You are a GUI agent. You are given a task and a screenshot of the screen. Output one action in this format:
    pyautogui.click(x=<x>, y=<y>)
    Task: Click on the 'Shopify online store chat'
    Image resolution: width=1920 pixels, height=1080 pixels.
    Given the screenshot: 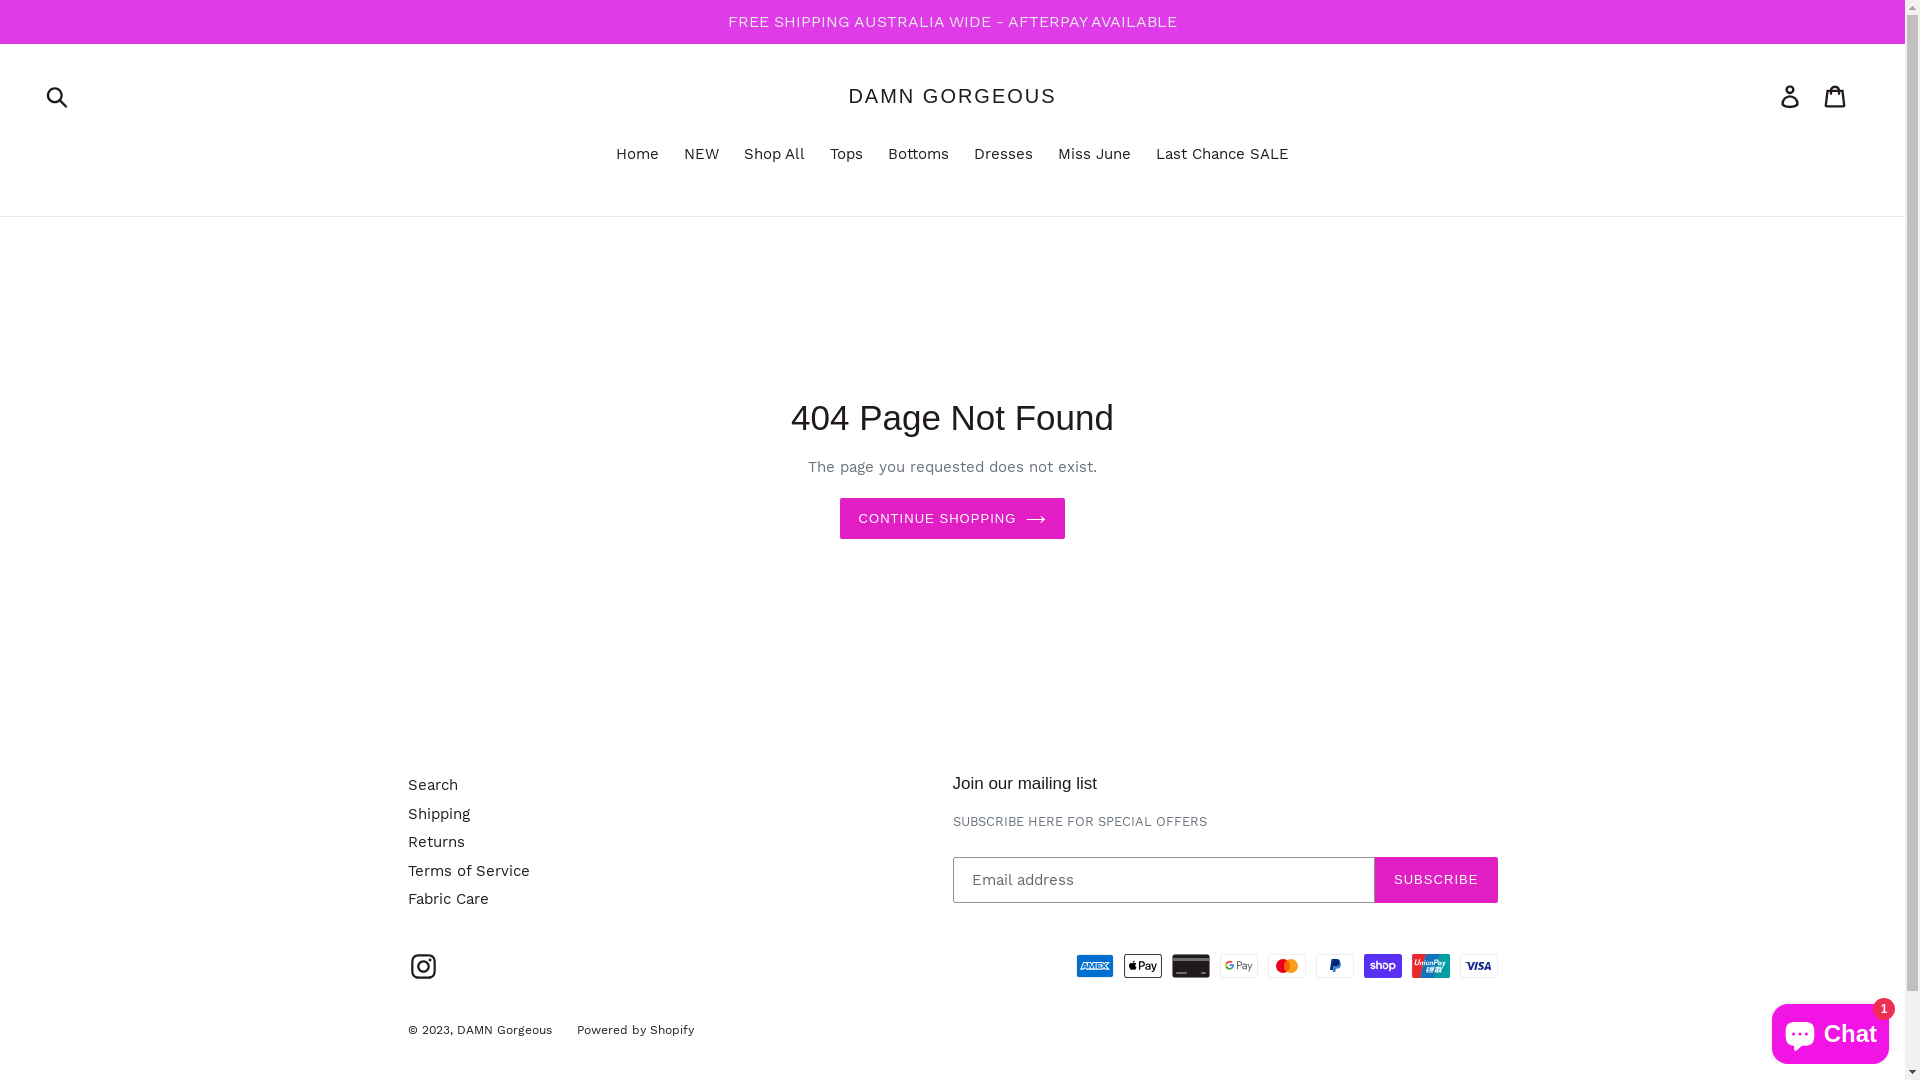 What is the action you would take?
    pyautogui.click(x=1830, y=1029)
    